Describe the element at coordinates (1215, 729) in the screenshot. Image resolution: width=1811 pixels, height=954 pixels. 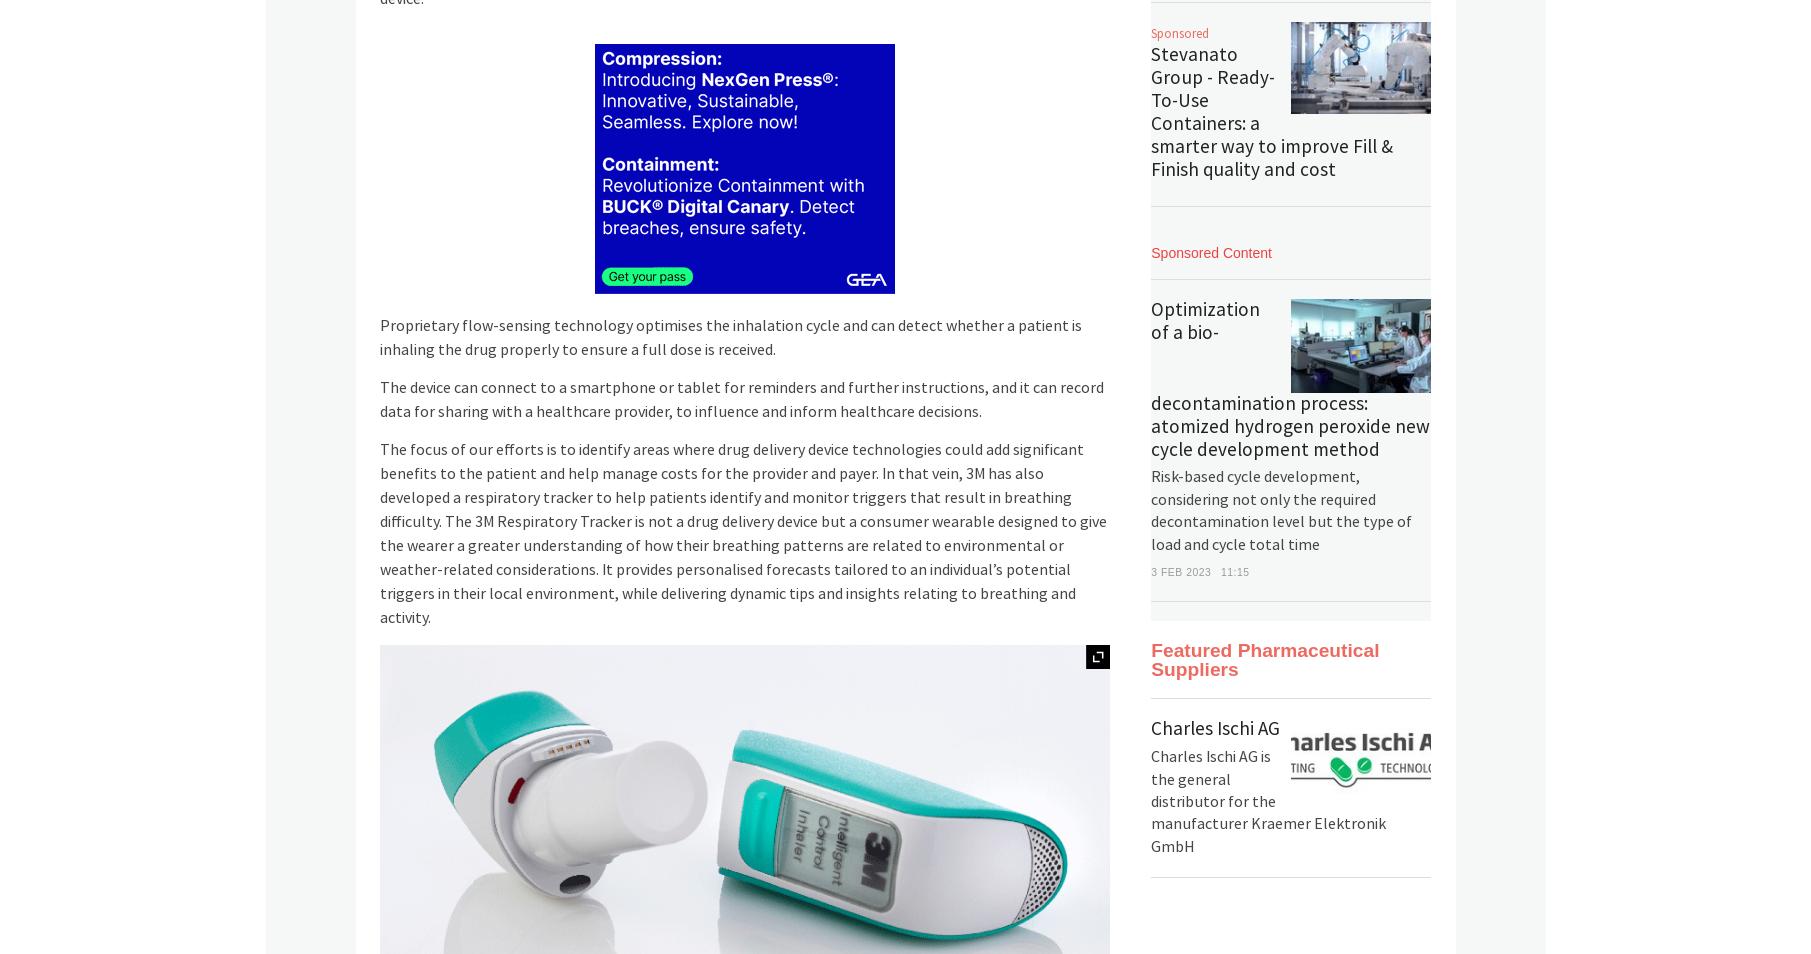
I see `'Charles Ischi AG'` at that location.